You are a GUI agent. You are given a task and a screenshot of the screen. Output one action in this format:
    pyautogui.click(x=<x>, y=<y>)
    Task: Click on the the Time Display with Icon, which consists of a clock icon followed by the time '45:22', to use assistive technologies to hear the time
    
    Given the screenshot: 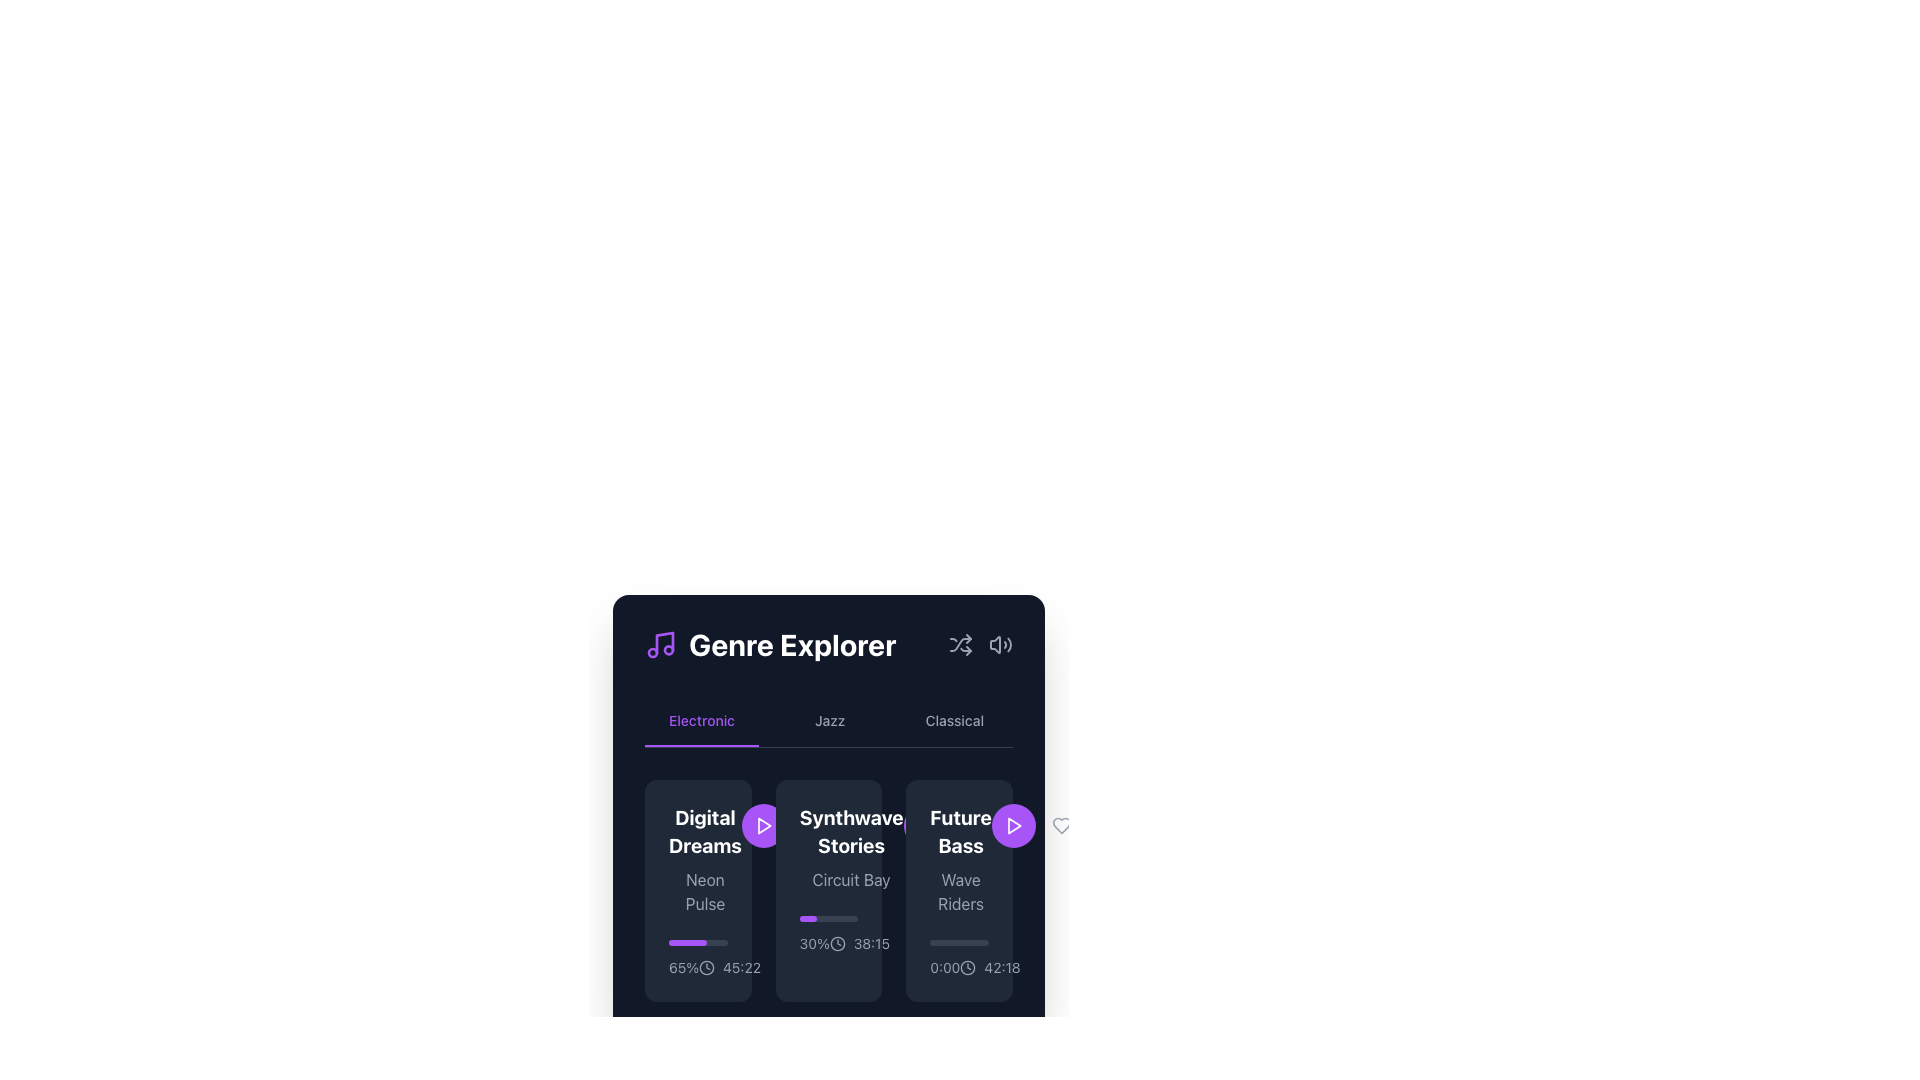 What is the action you would take?
    pyautogui.click(x=728, y=967)
    